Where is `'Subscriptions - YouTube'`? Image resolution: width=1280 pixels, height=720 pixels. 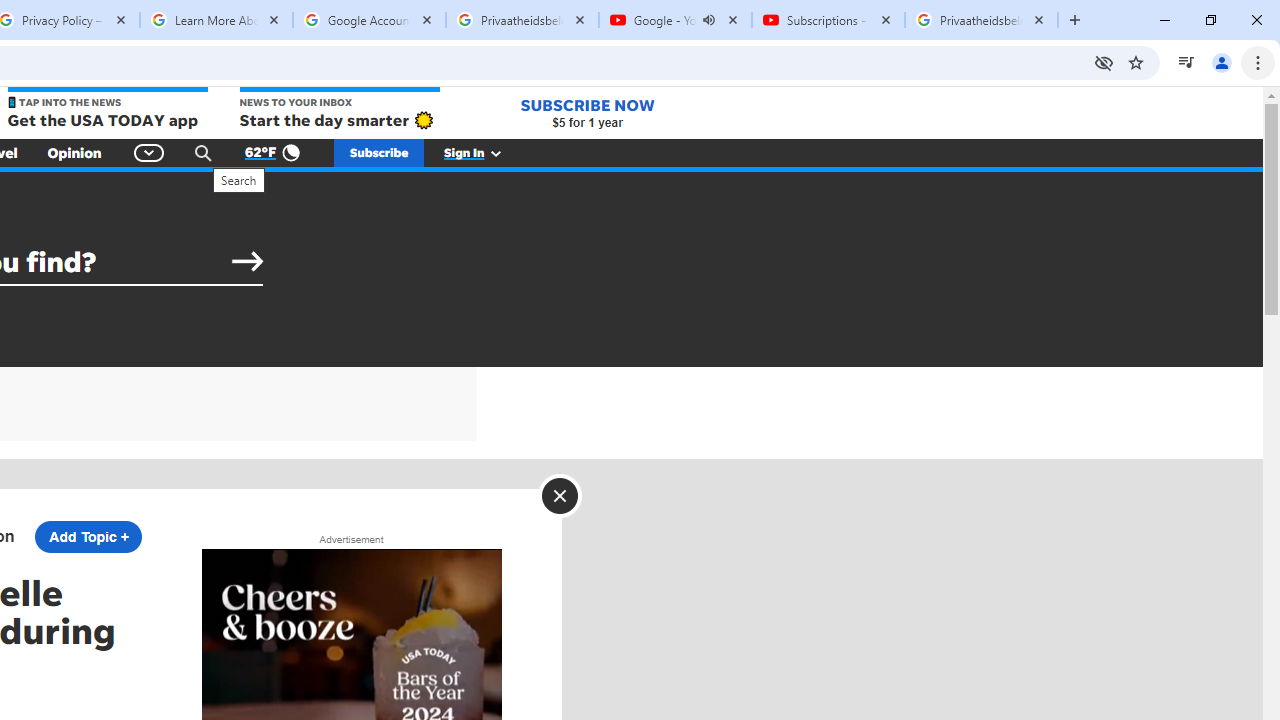
'Subscriptions - YouTube' is located at coordinates (828, 20).